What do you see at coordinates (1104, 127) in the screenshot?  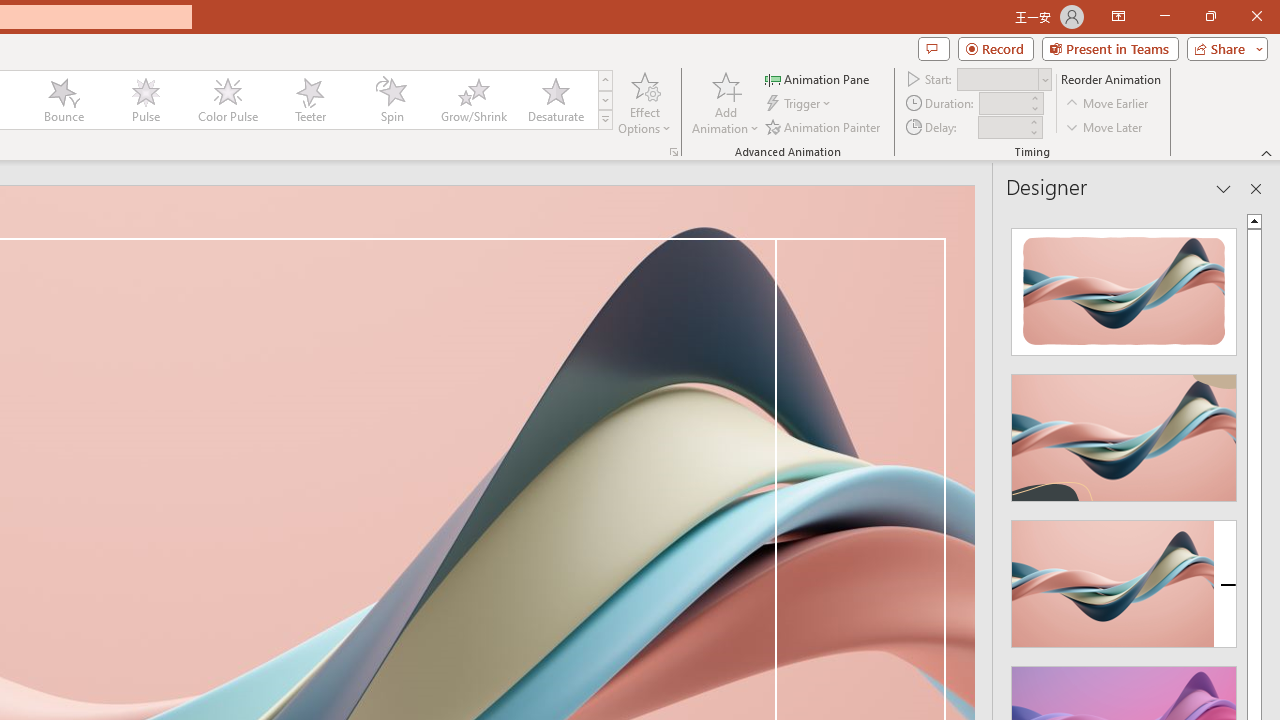 I see `'Move Later'` at bounding box center [1104, 127].